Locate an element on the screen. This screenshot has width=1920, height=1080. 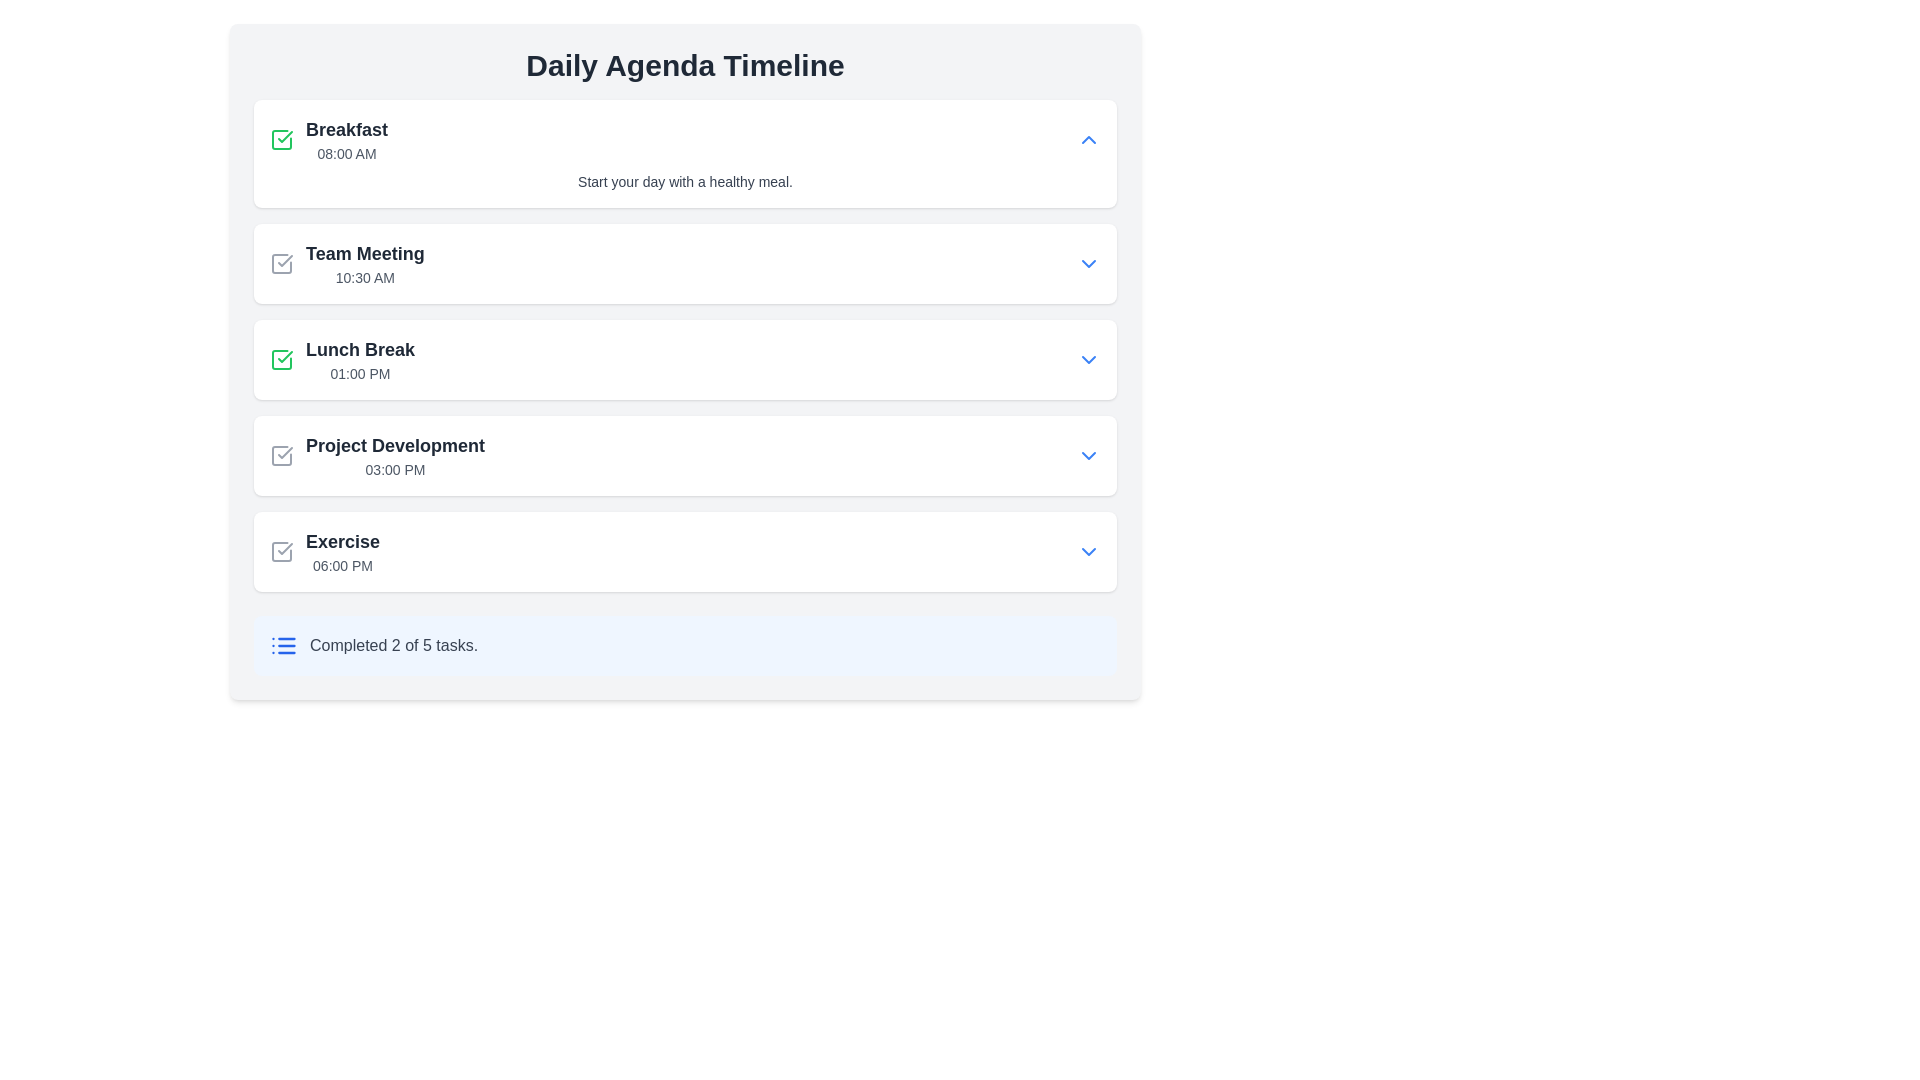
the static text label representing the scheduled time for the 'Lunch Break' activity, which is located directly below the 'Lunch Break' text in the agenda list is located at coordinates (360, 374).